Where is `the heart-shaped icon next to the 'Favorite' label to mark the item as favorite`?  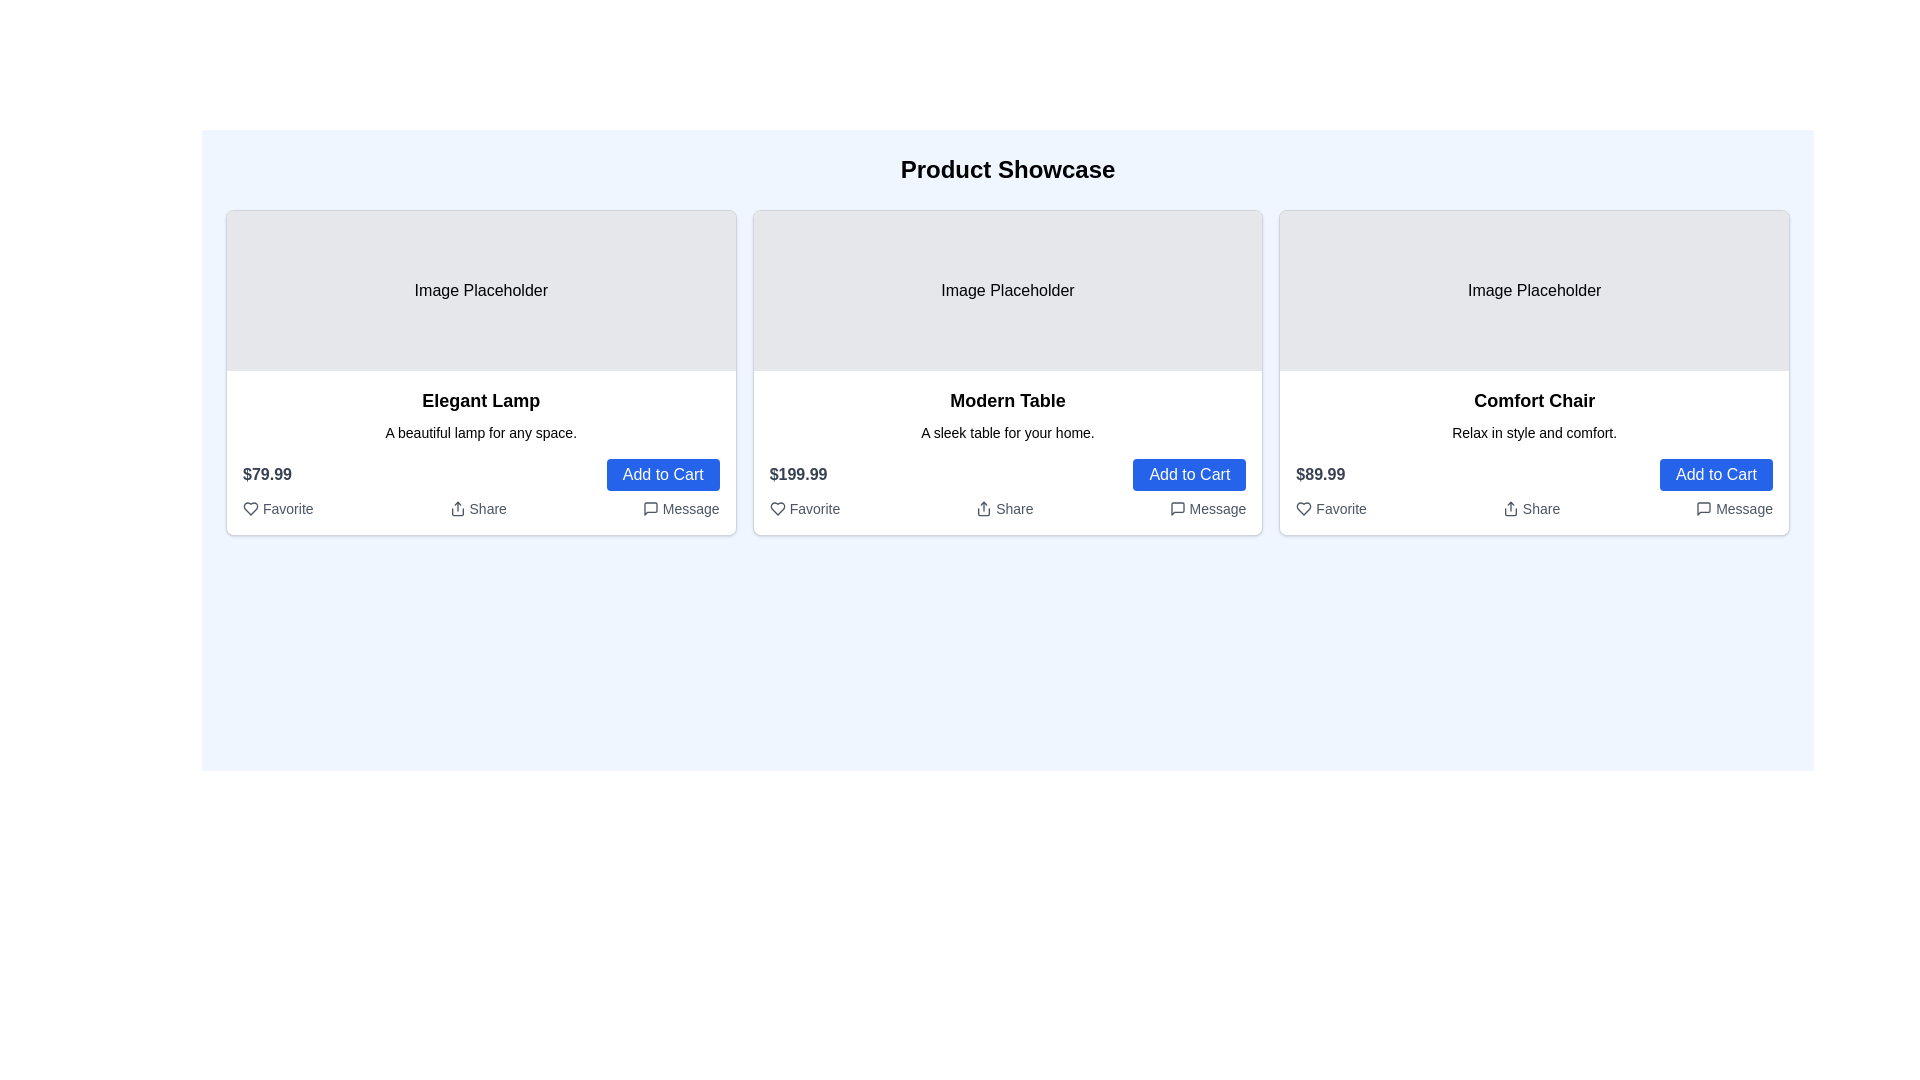
the heart-shaped icon next to the 'Favorite' label to mark the item as favorite is located at coordinates (776, 508).